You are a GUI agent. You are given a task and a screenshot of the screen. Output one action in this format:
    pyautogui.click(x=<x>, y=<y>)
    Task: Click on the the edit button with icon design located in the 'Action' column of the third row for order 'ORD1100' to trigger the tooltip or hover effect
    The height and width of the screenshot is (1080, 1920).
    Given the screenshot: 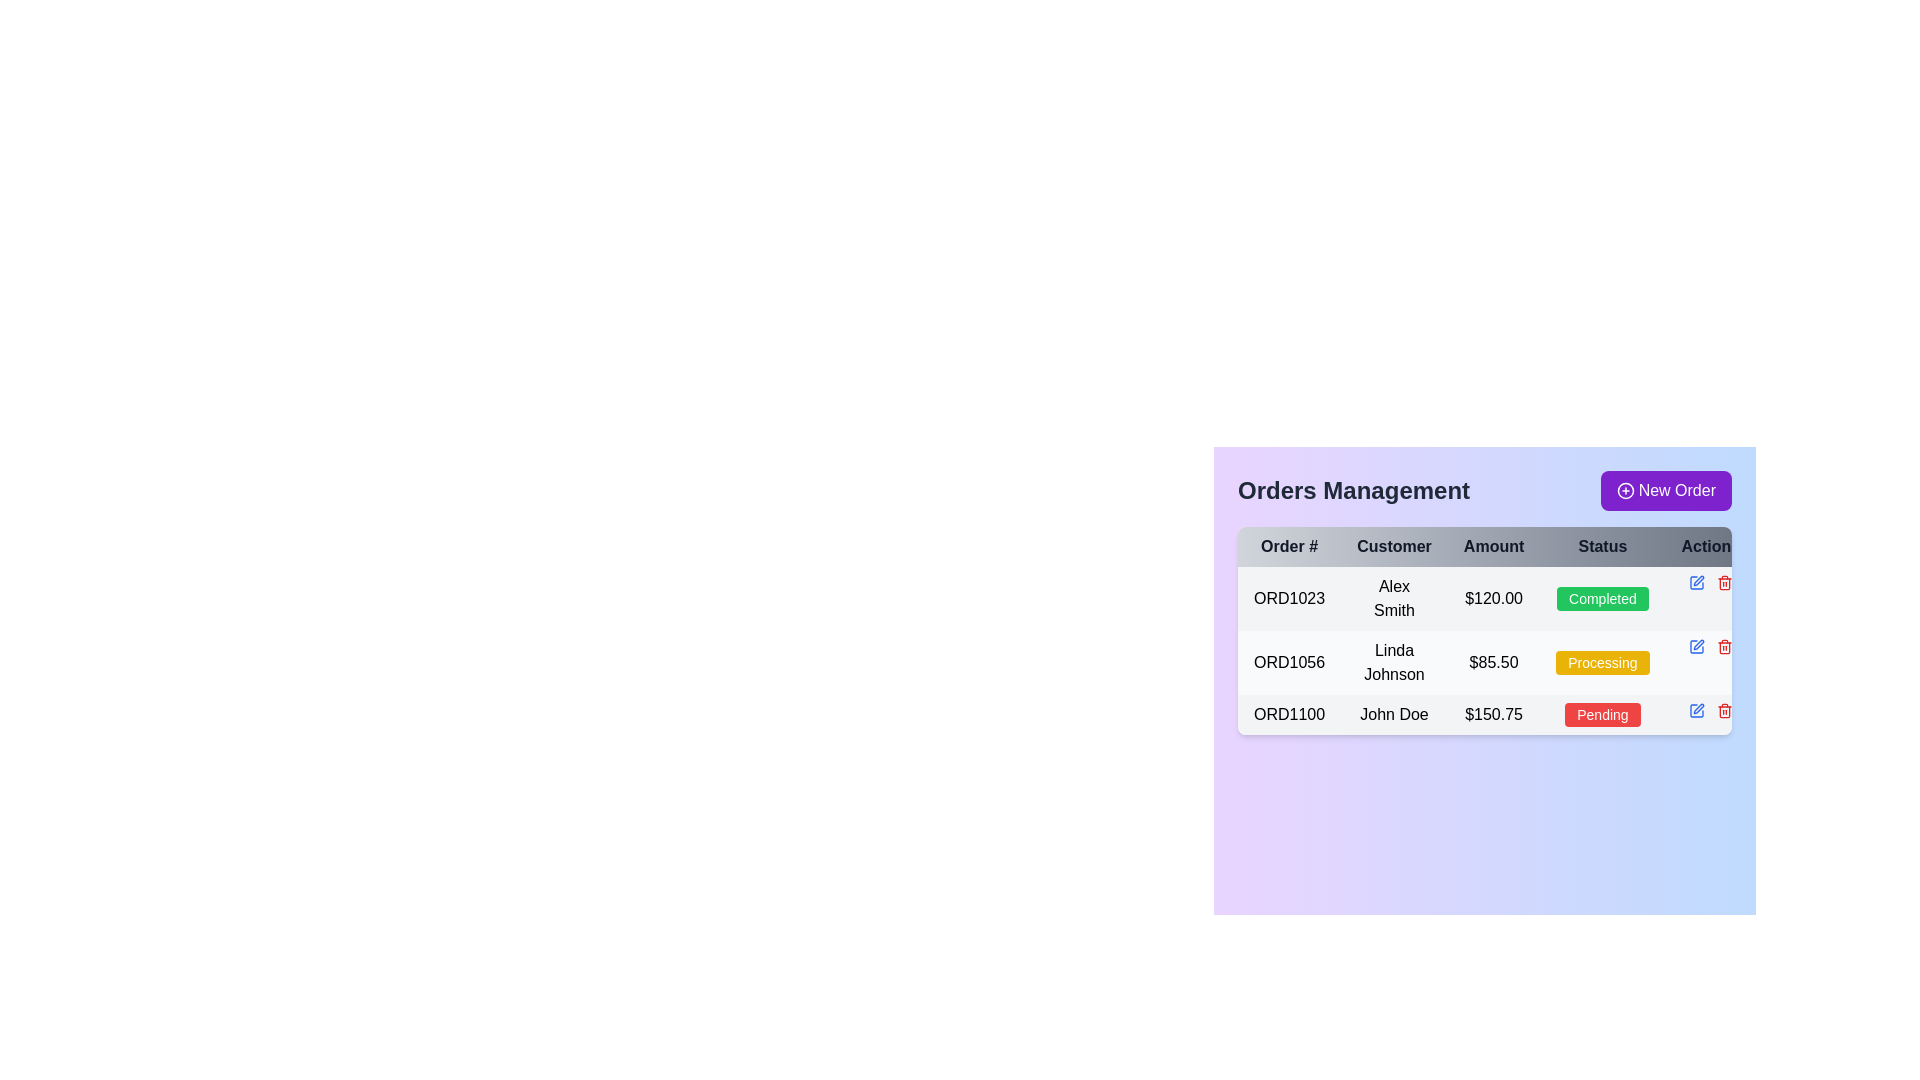 What is the action you would take?
    pyautogui.click(x=1697, y=708)
    